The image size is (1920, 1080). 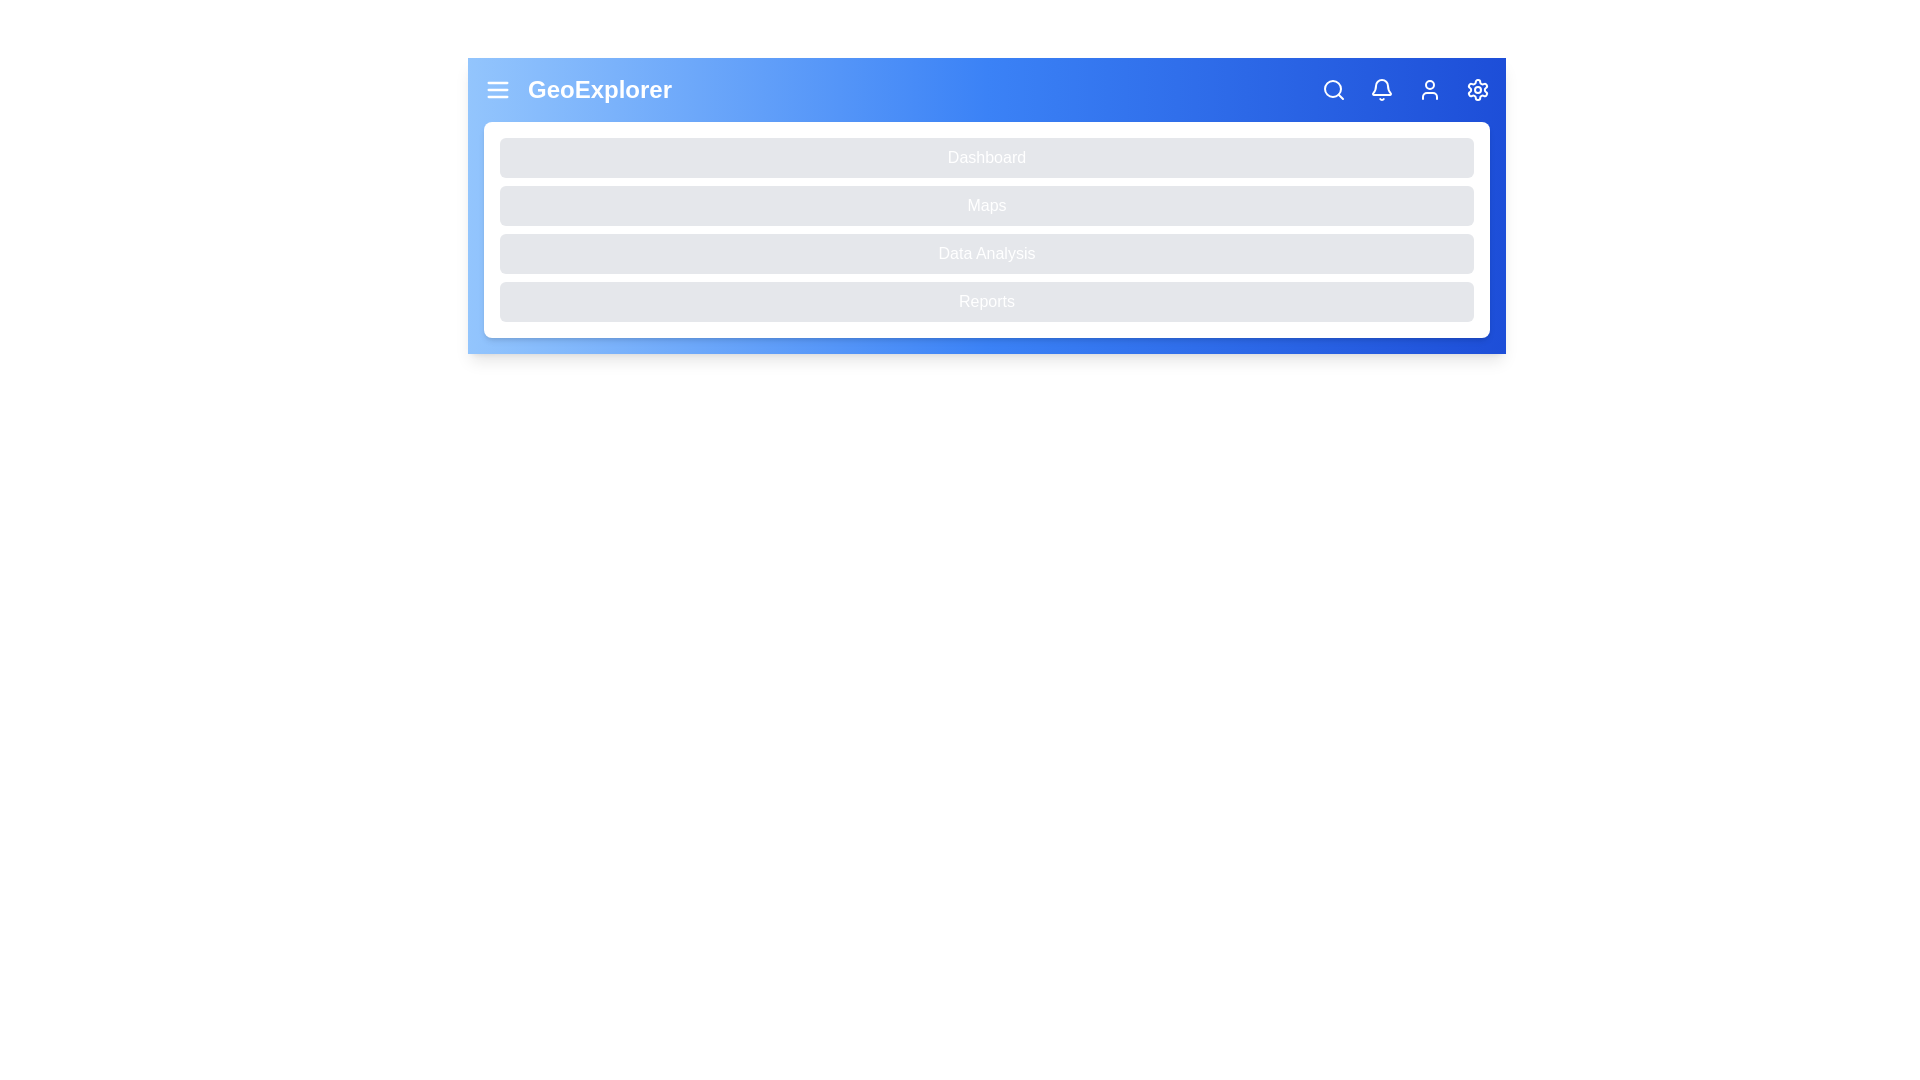 What do you see at coordinates (987, 157) in the screenshot?
I see `the menu item labeled Dashboard to navigate to the corresponding section` at bounding box center [987, 157].